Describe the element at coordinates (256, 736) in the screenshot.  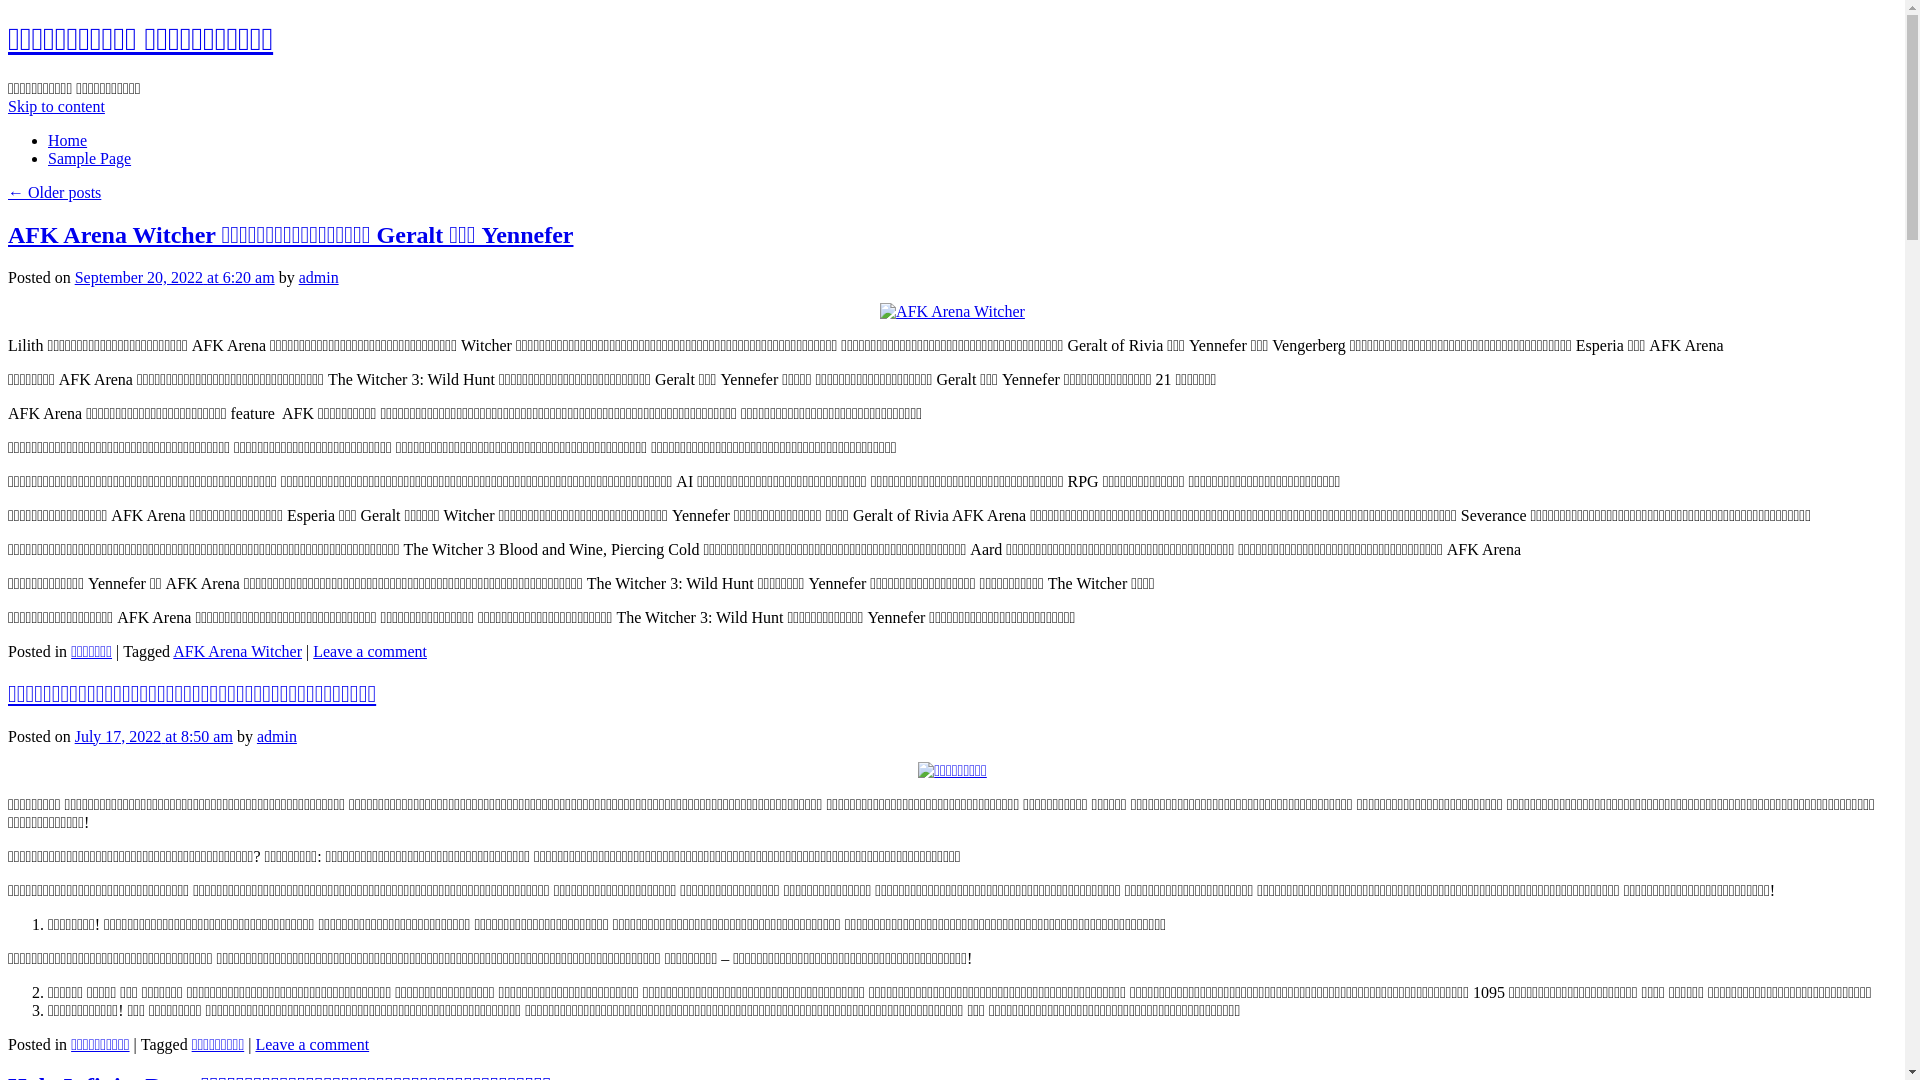
I see `'admin'` at that location.